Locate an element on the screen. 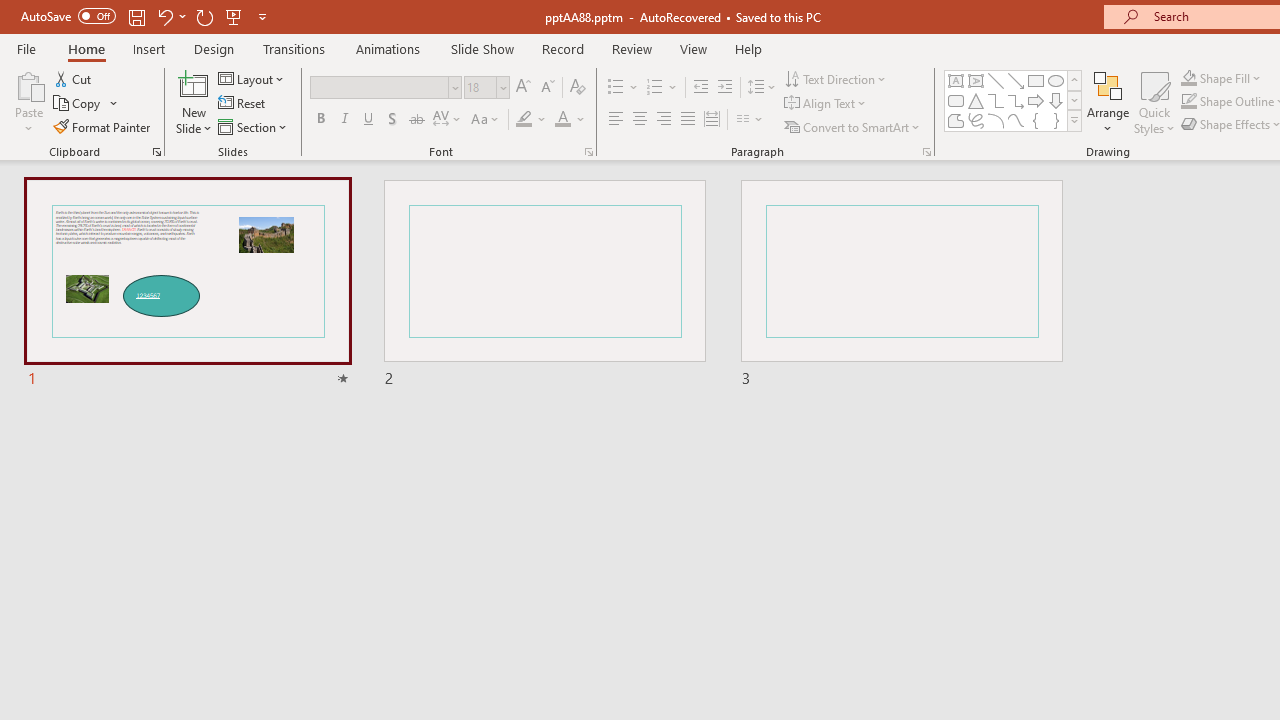 The width and height of the screenshot is (1280, 720). 'AutomationID: ShapesInsertGallery' is located at coordinates (1014, 100).